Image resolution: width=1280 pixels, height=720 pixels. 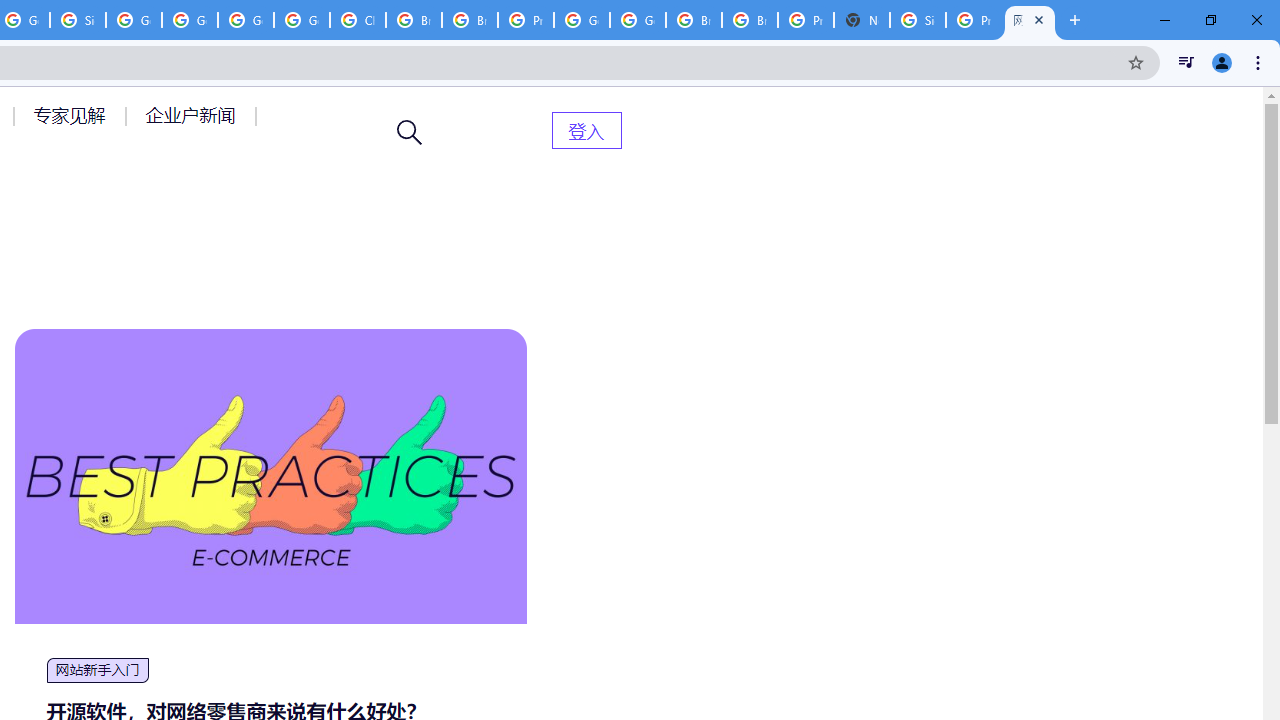 What do you see at coordinates (72, 115) in the screenshot?
I see `'AutomationID: menu-item-77764'` at bounding box center [72, 115].